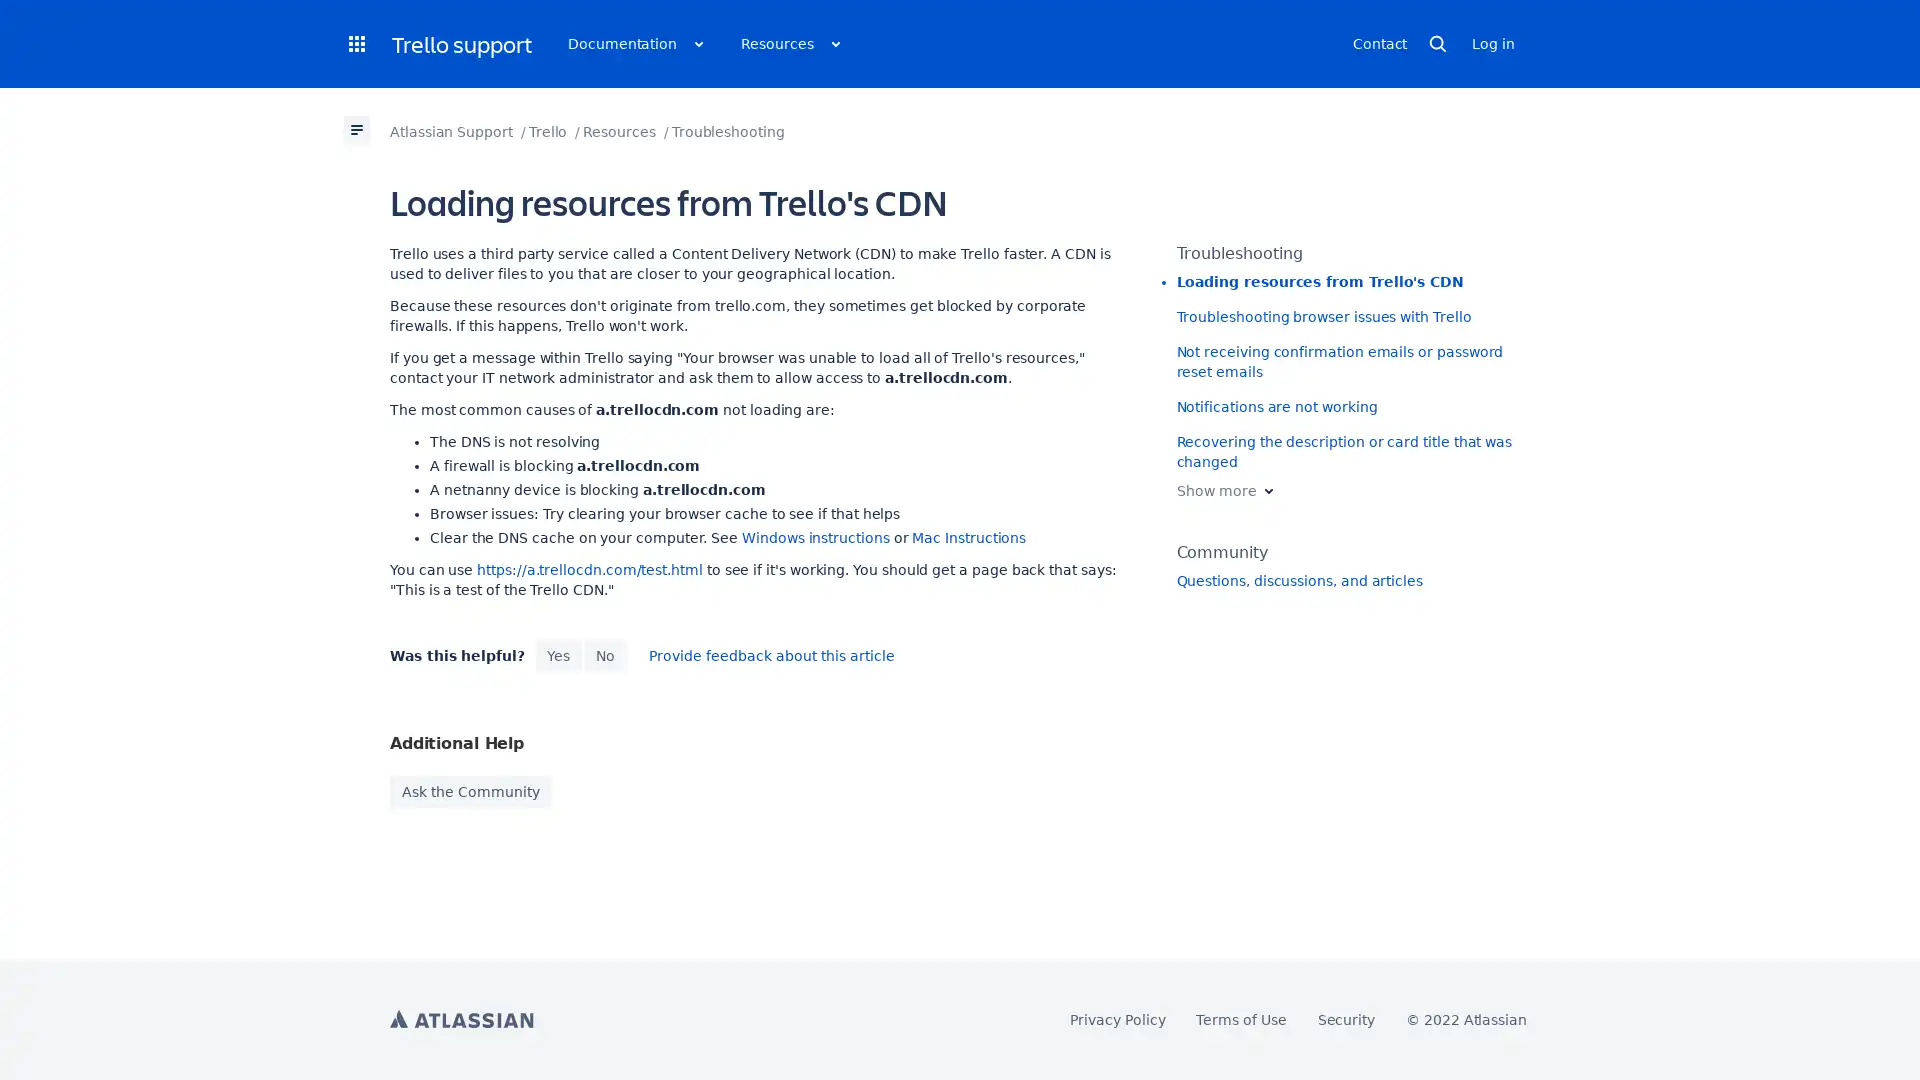  Describe the element at coordinates (1437, 43) in the screenshot. I see `Open search page` at that location.